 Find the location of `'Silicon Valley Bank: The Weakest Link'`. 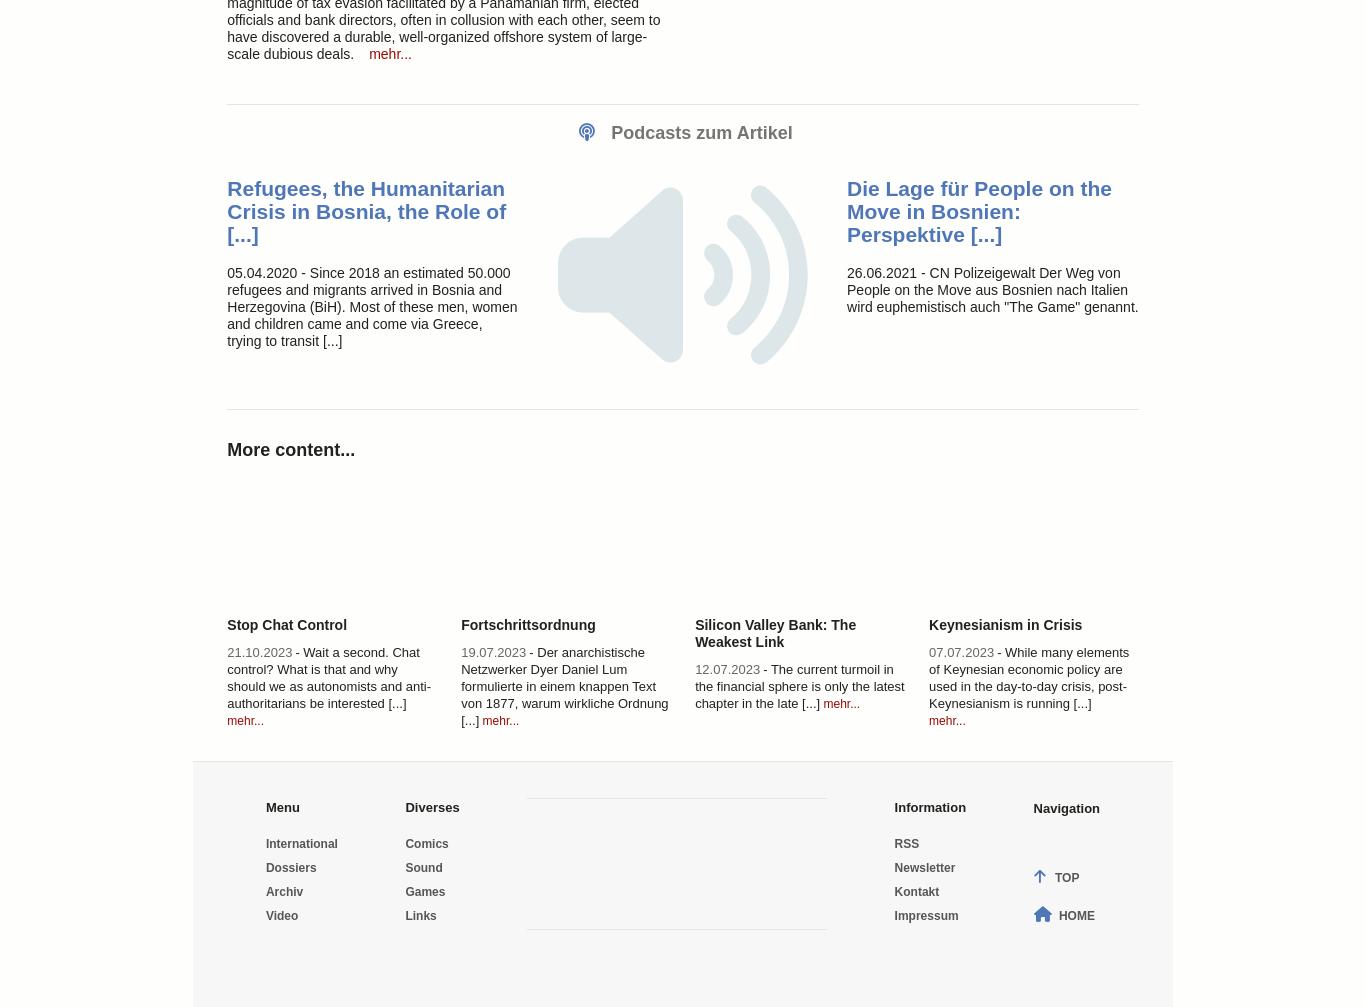

'Silicon Valley Bank: The Weakest Link' is located at coordinates (775, 631).